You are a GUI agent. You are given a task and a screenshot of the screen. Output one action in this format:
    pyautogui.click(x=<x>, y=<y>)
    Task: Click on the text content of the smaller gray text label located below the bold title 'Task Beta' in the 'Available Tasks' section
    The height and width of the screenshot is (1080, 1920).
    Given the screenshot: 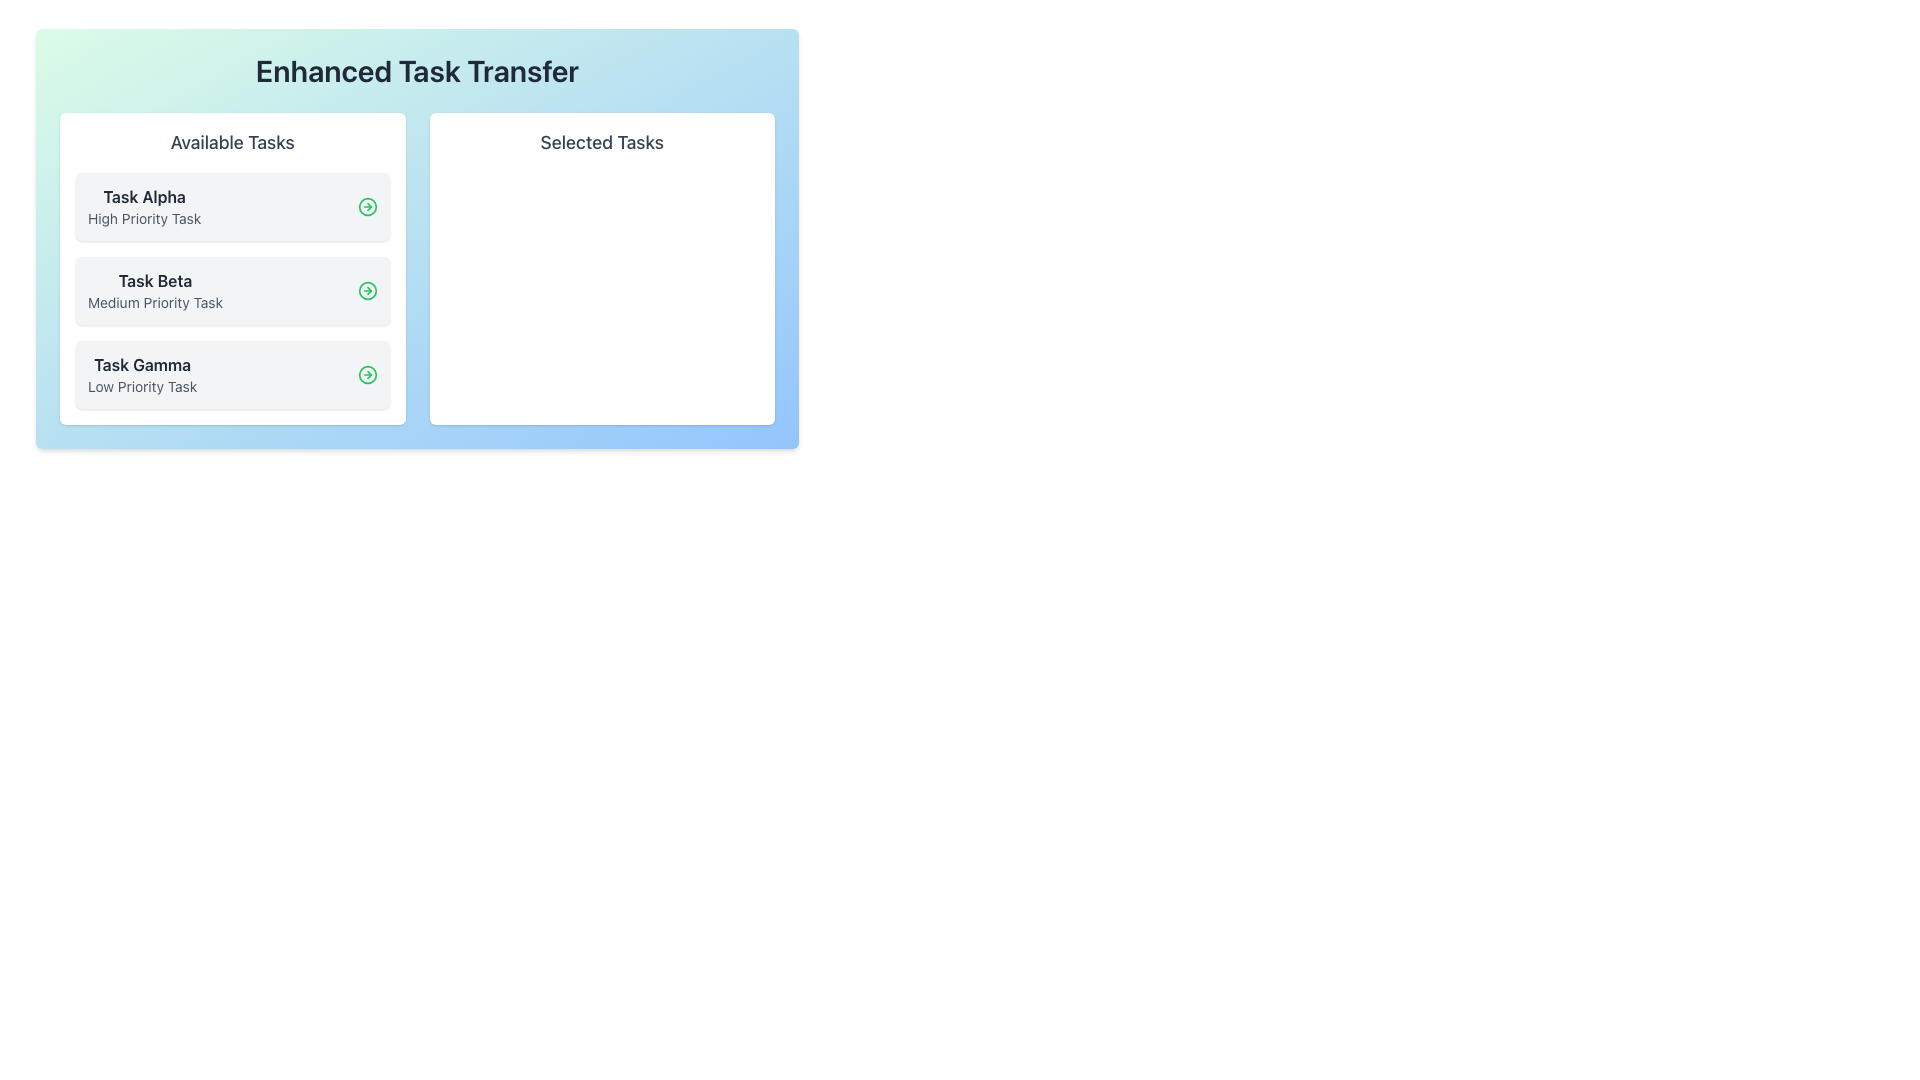 What is the action you would take?
    pyautogui.click(x=154, y=303)
    